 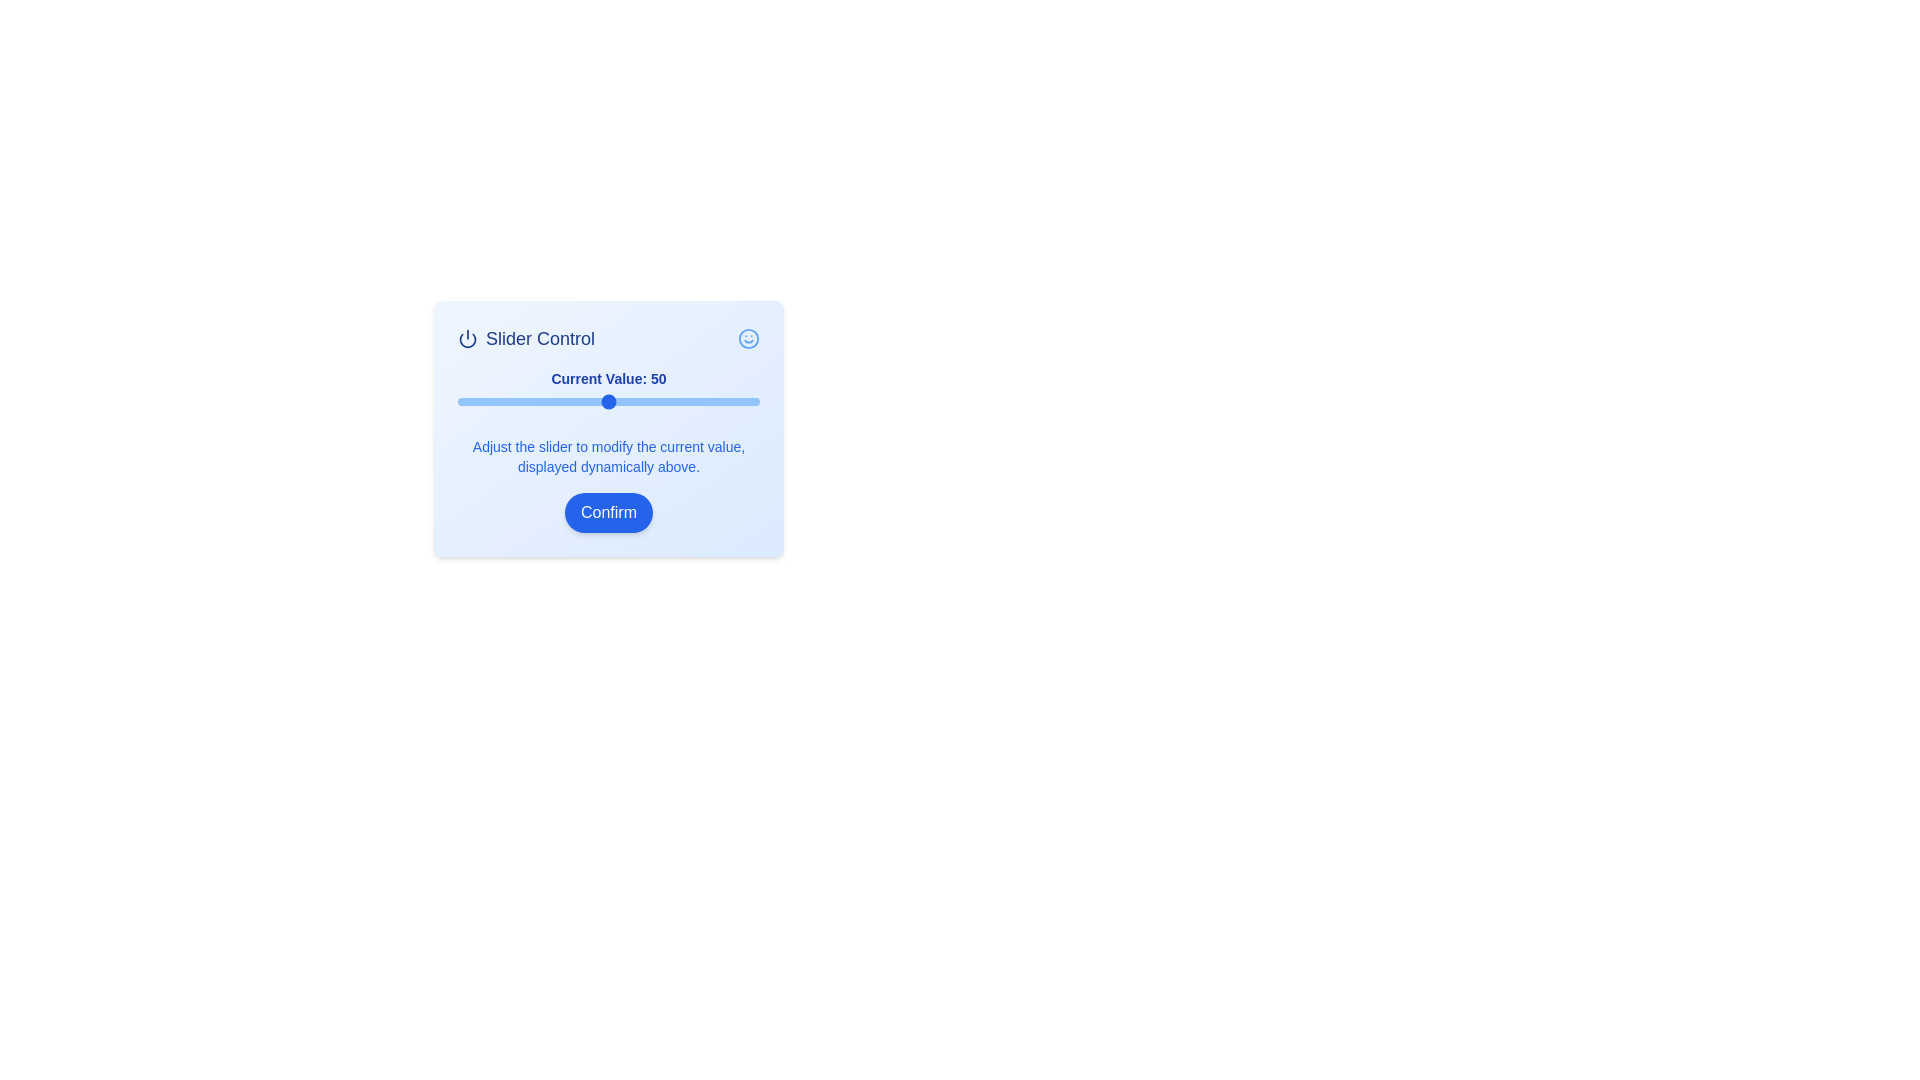 What do you see at coordinates (672, 401) in the screenshot?
I see `the slider value` at bounding box center [672, 401].